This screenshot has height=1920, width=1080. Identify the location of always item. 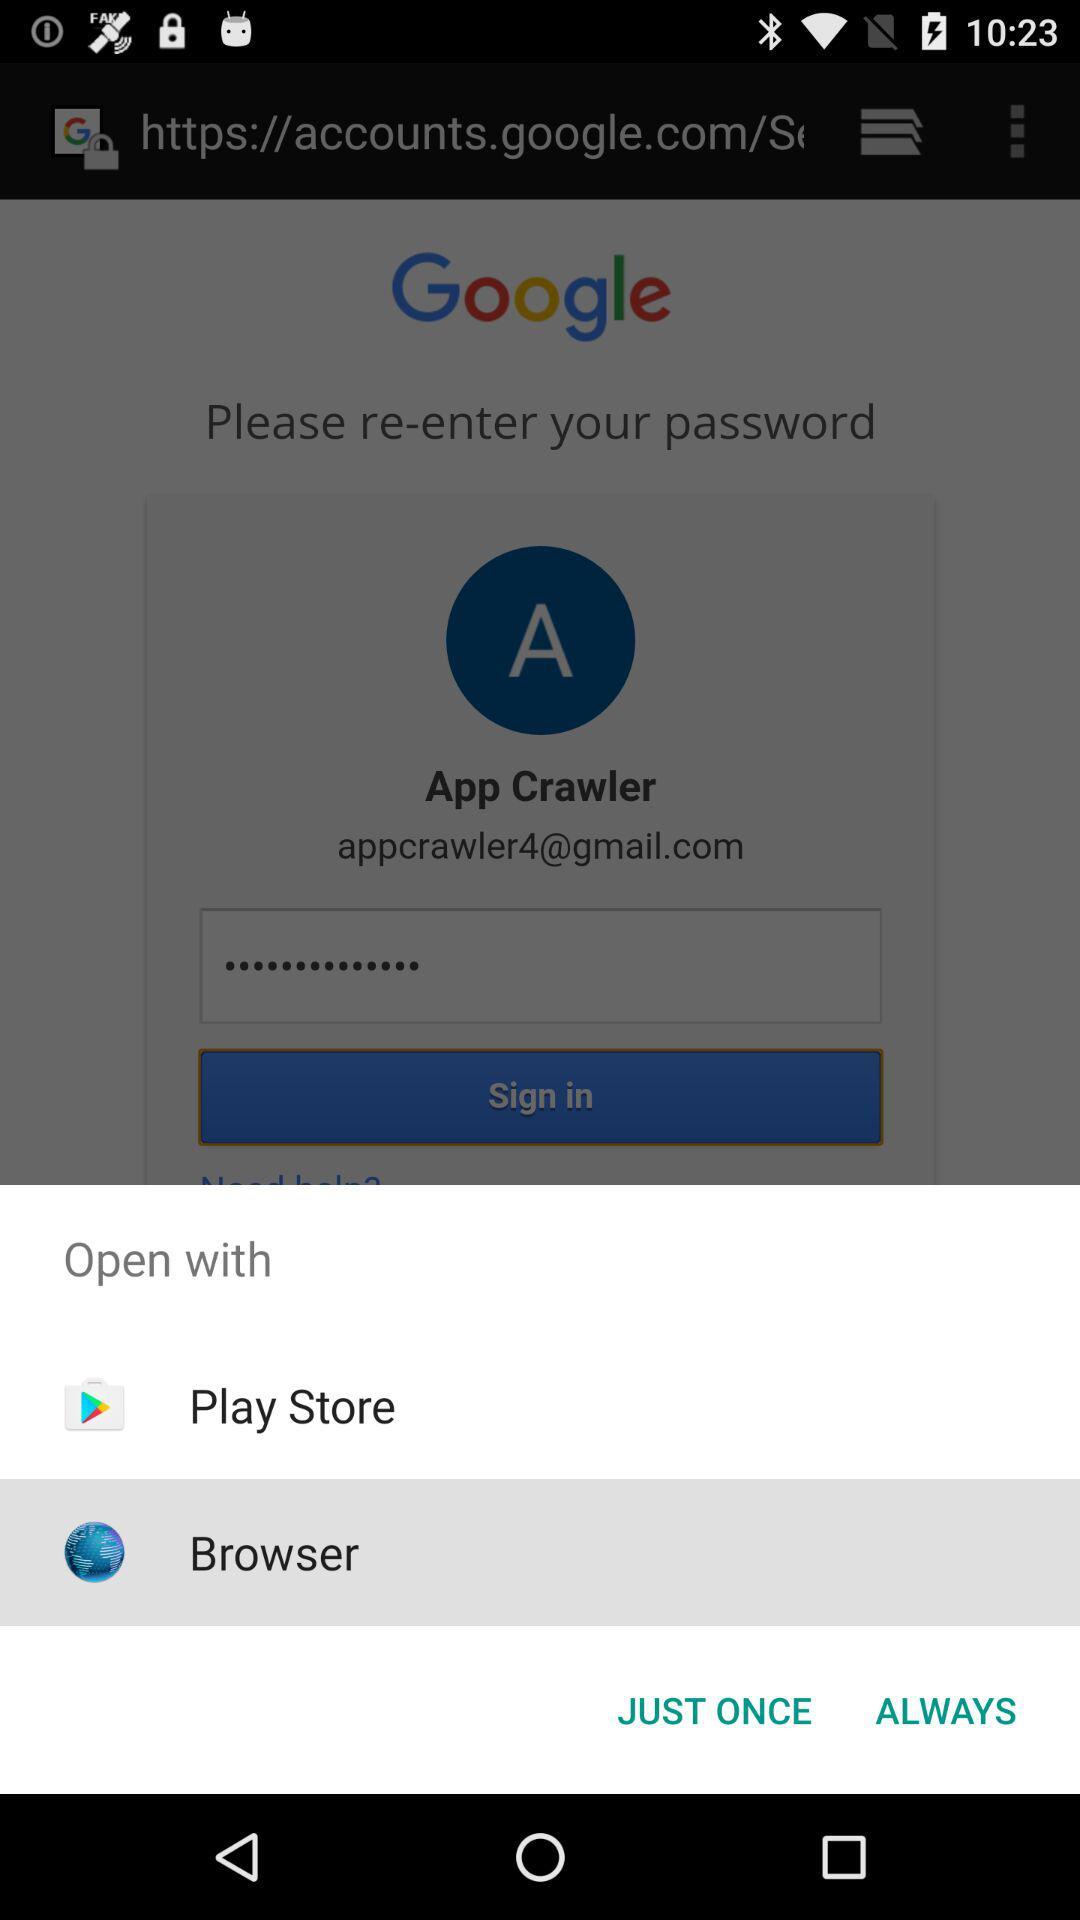
(945, 1708).